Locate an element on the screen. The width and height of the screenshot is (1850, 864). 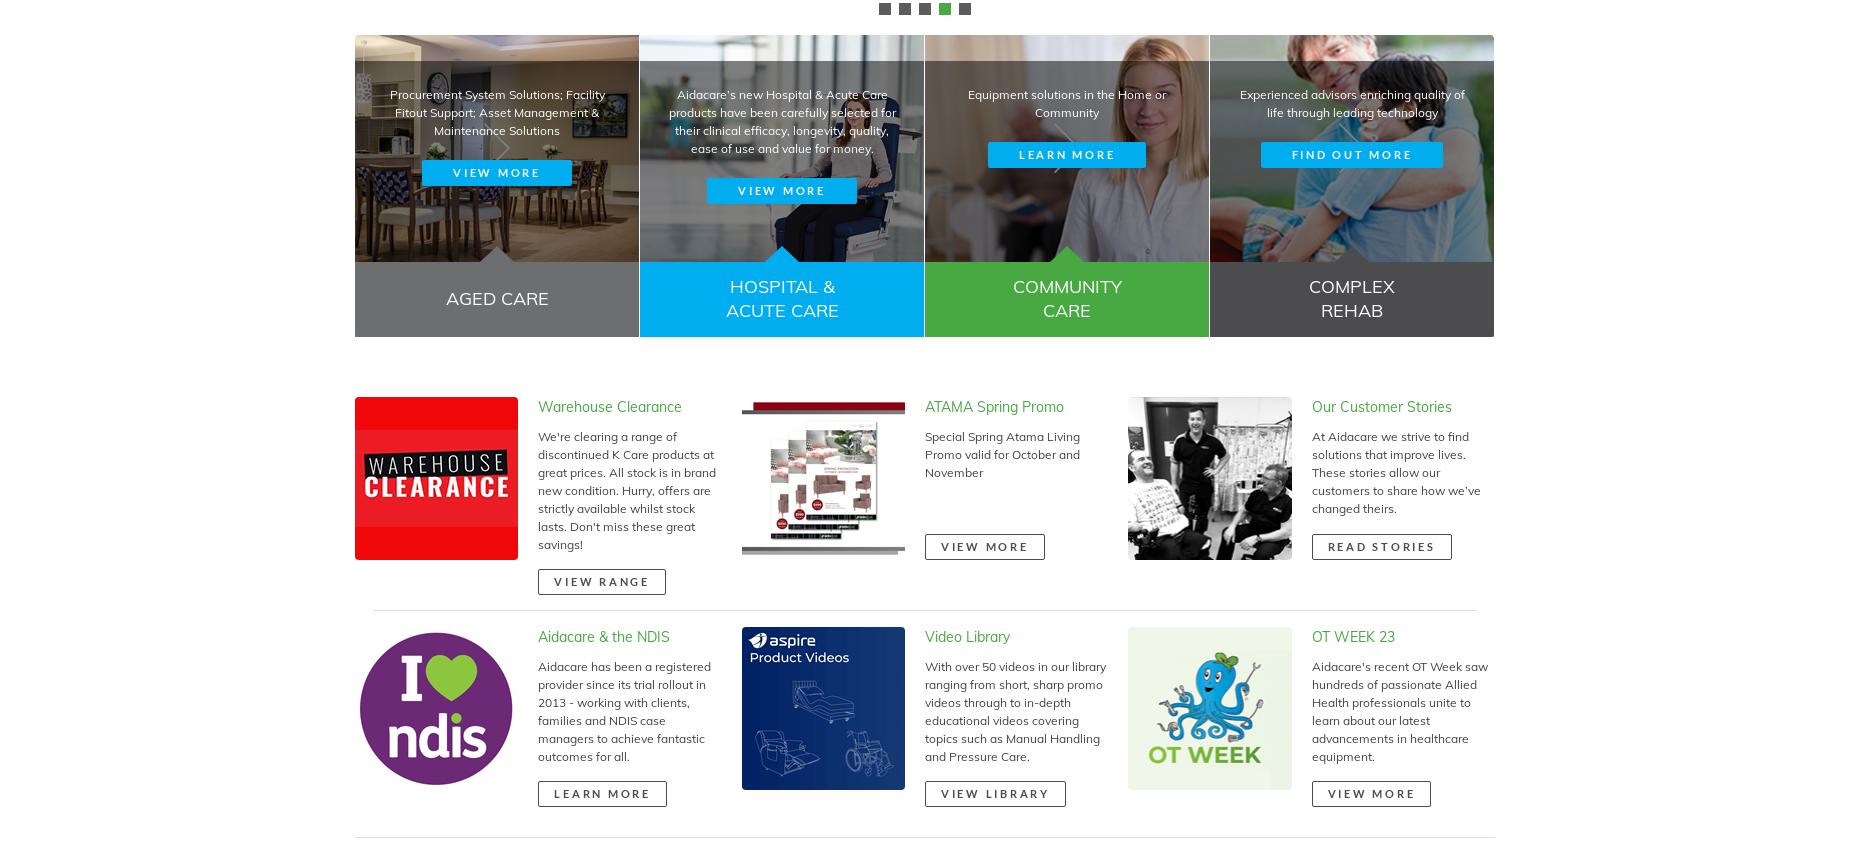
'ATAMA Spring Promo' is located at coordinates (992, 404).